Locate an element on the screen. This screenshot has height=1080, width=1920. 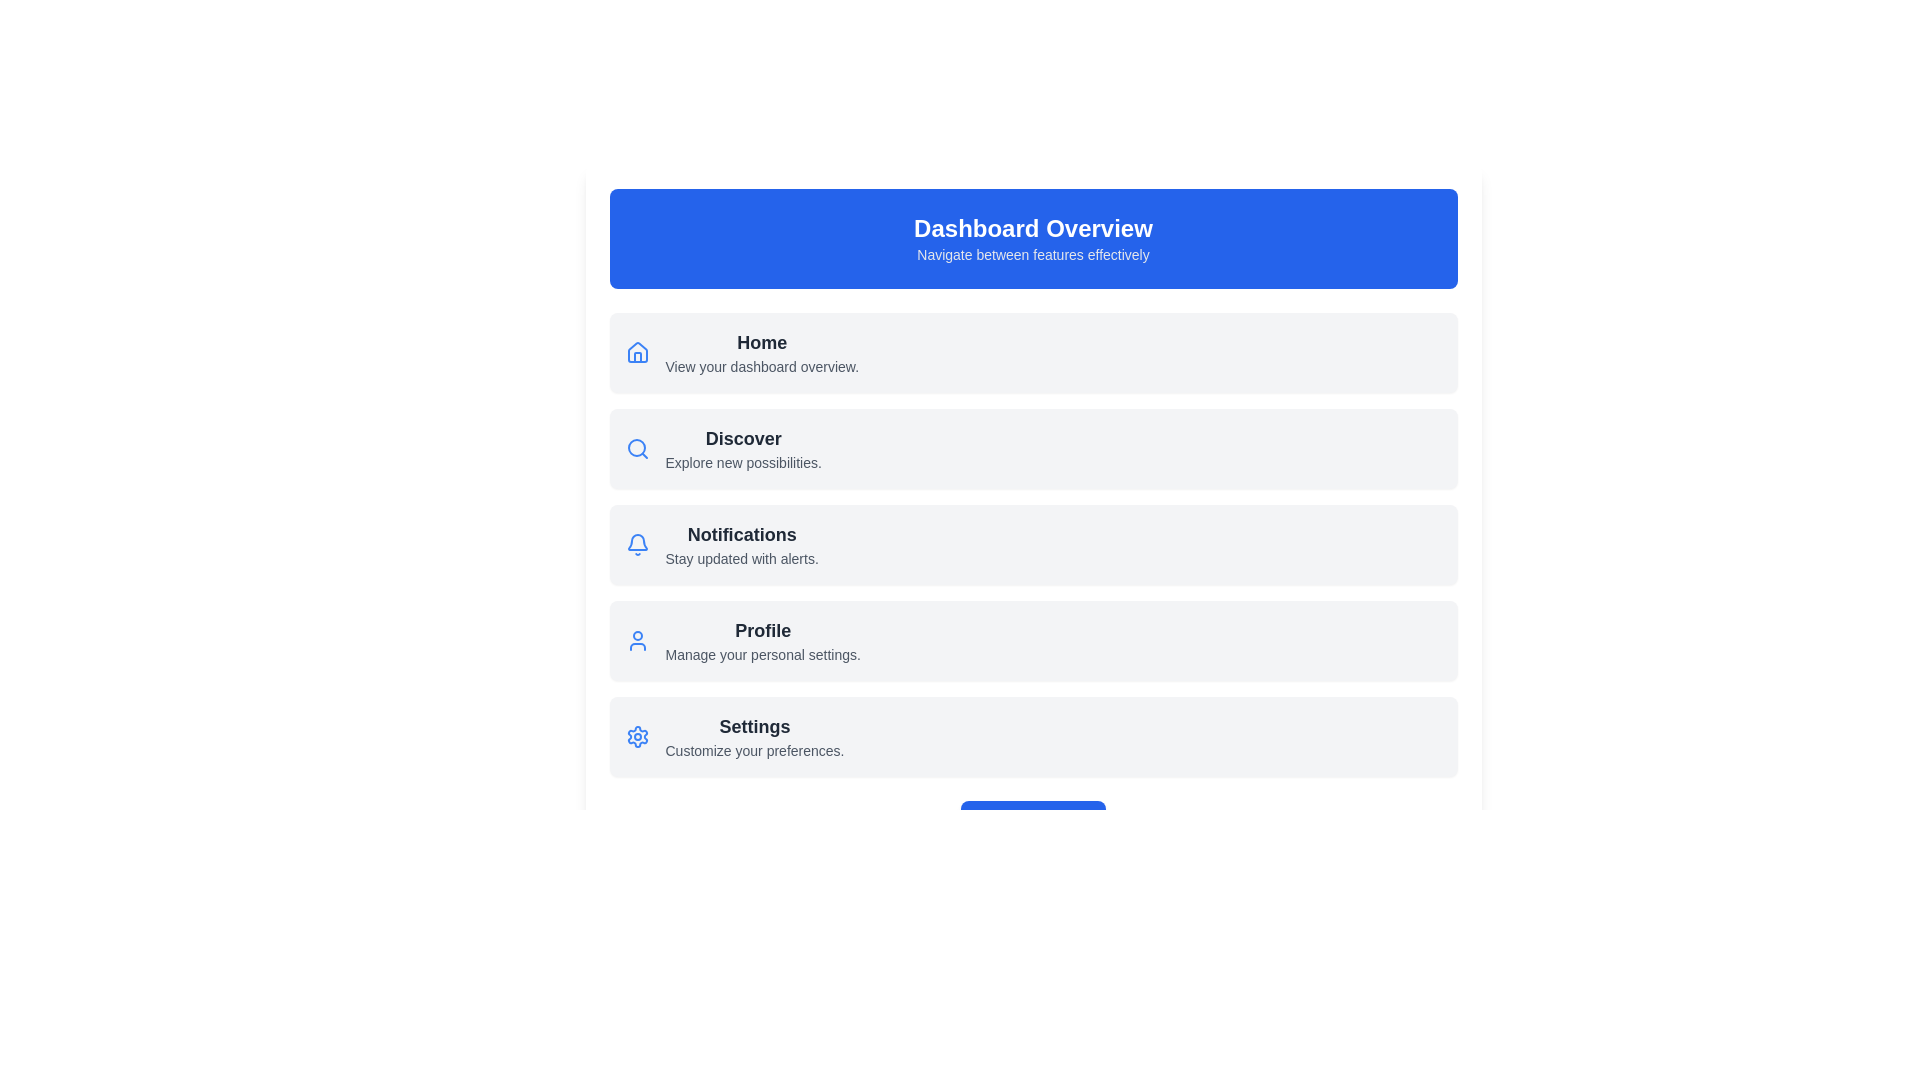
the blue button labeled 'Learn More', which is located in the bottom section of the 'Dashboard Overview' card, to potentially see a visual effect is located at coordinates (1033, 826).